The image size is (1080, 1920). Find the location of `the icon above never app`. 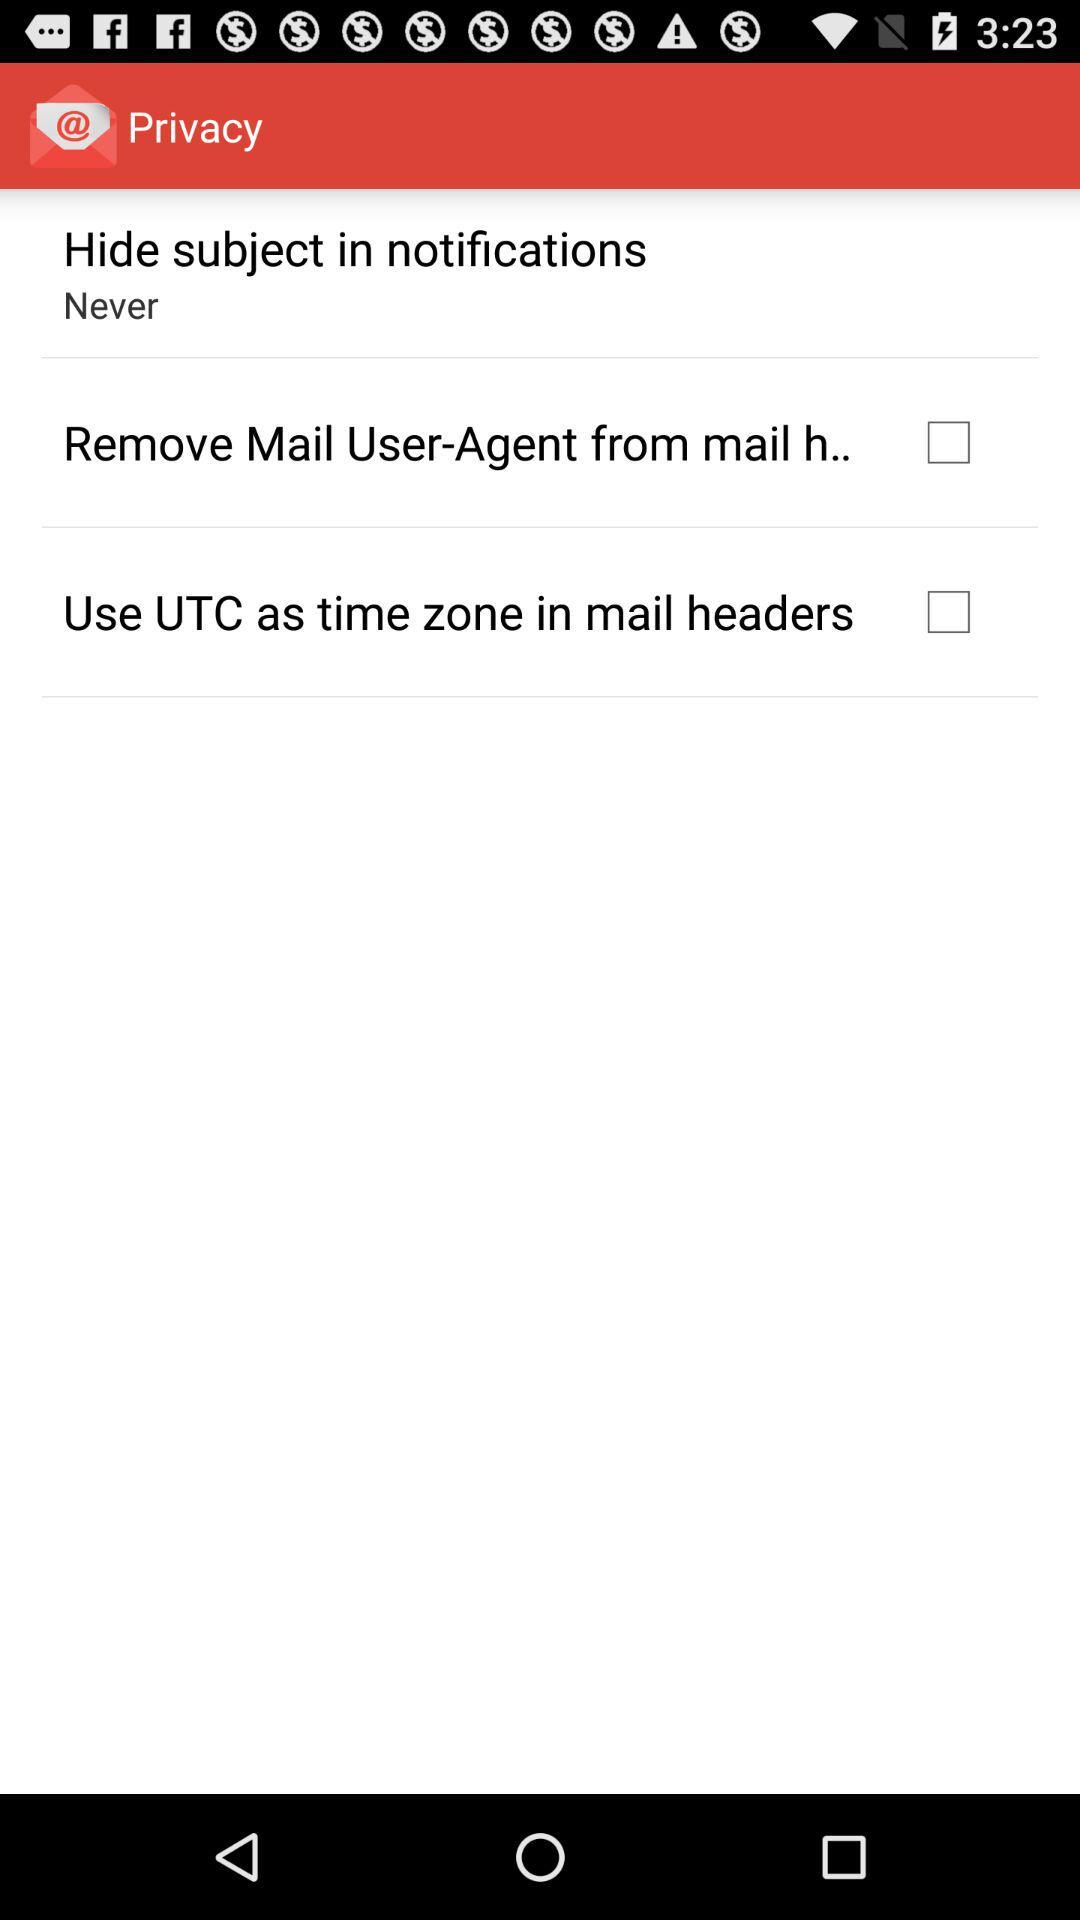

the icon above never app is located at coordinates (354, 246).